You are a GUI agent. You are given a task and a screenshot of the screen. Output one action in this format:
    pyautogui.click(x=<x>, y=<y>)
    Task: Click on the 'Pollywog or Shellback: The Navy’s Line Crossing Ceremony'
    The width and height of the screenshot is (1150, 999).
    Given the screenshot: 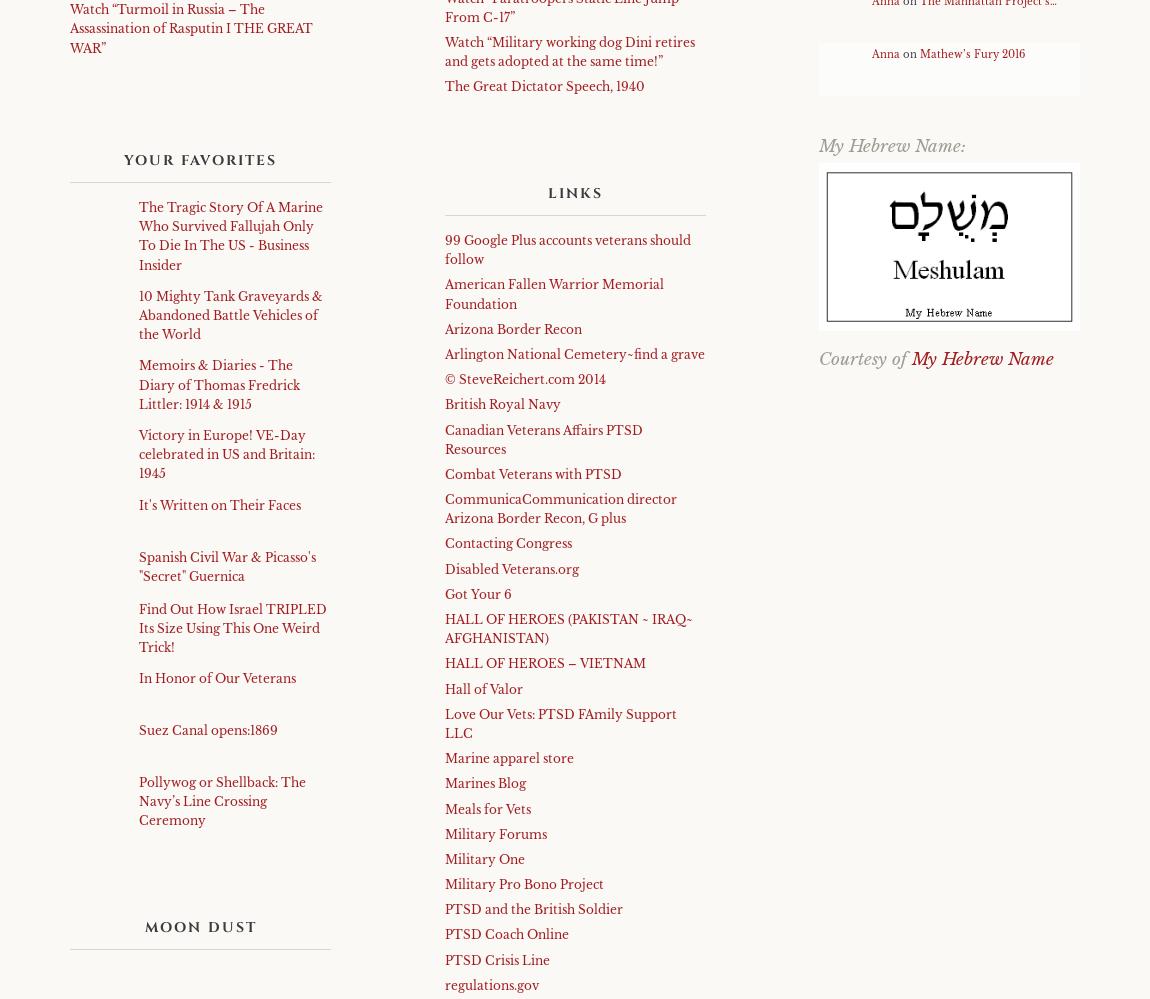 What is the action you would take?
    pyautogui.click(x=221, y=801)
    